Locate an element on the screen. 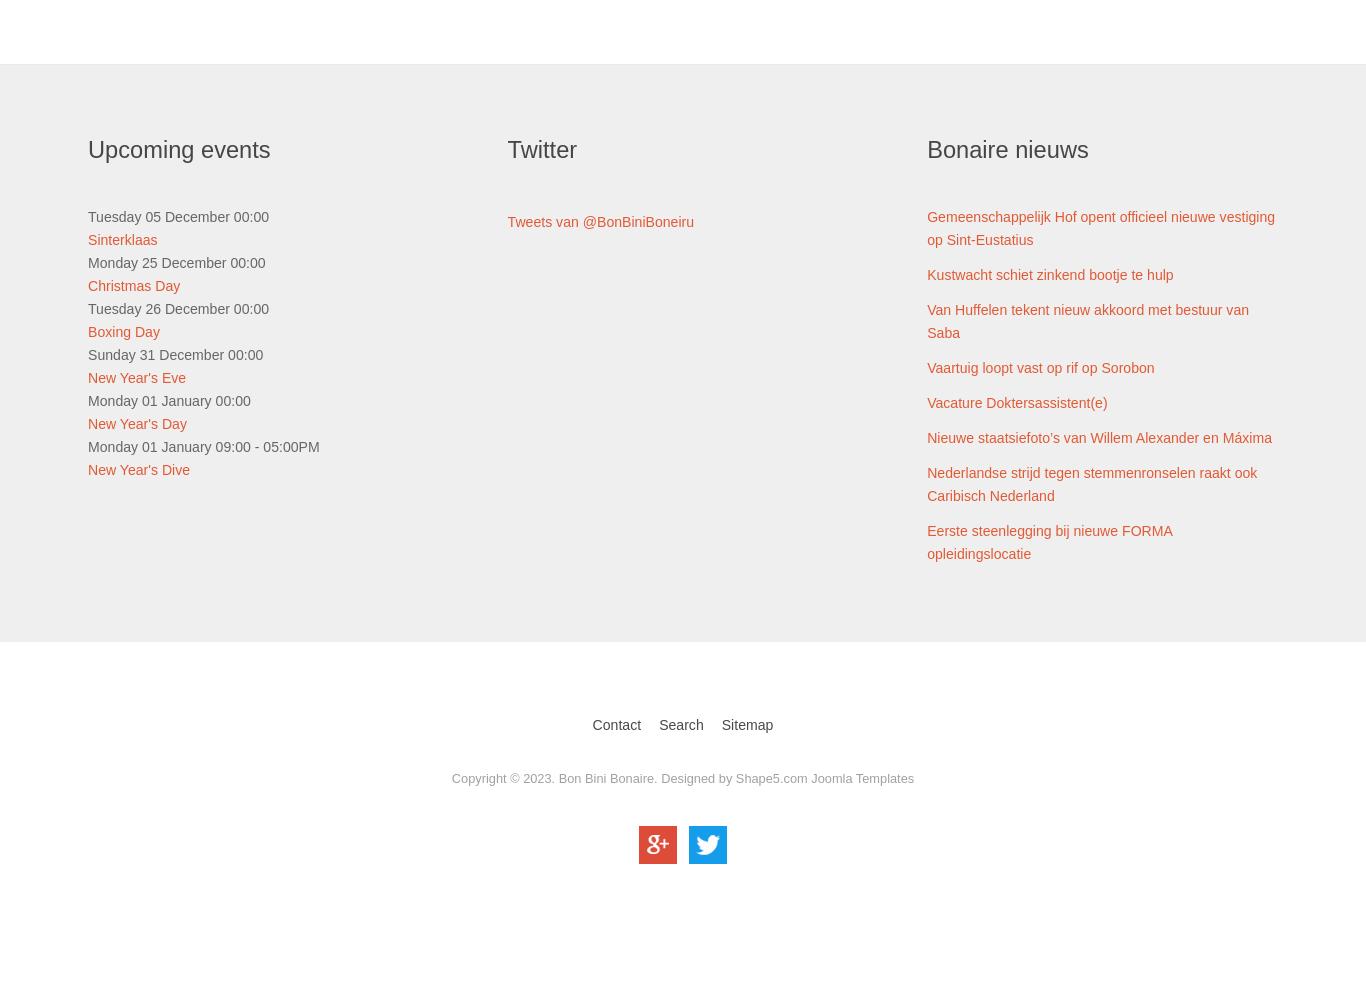  'Monday 01 January 00:00' is located at coordinates (167, 398).